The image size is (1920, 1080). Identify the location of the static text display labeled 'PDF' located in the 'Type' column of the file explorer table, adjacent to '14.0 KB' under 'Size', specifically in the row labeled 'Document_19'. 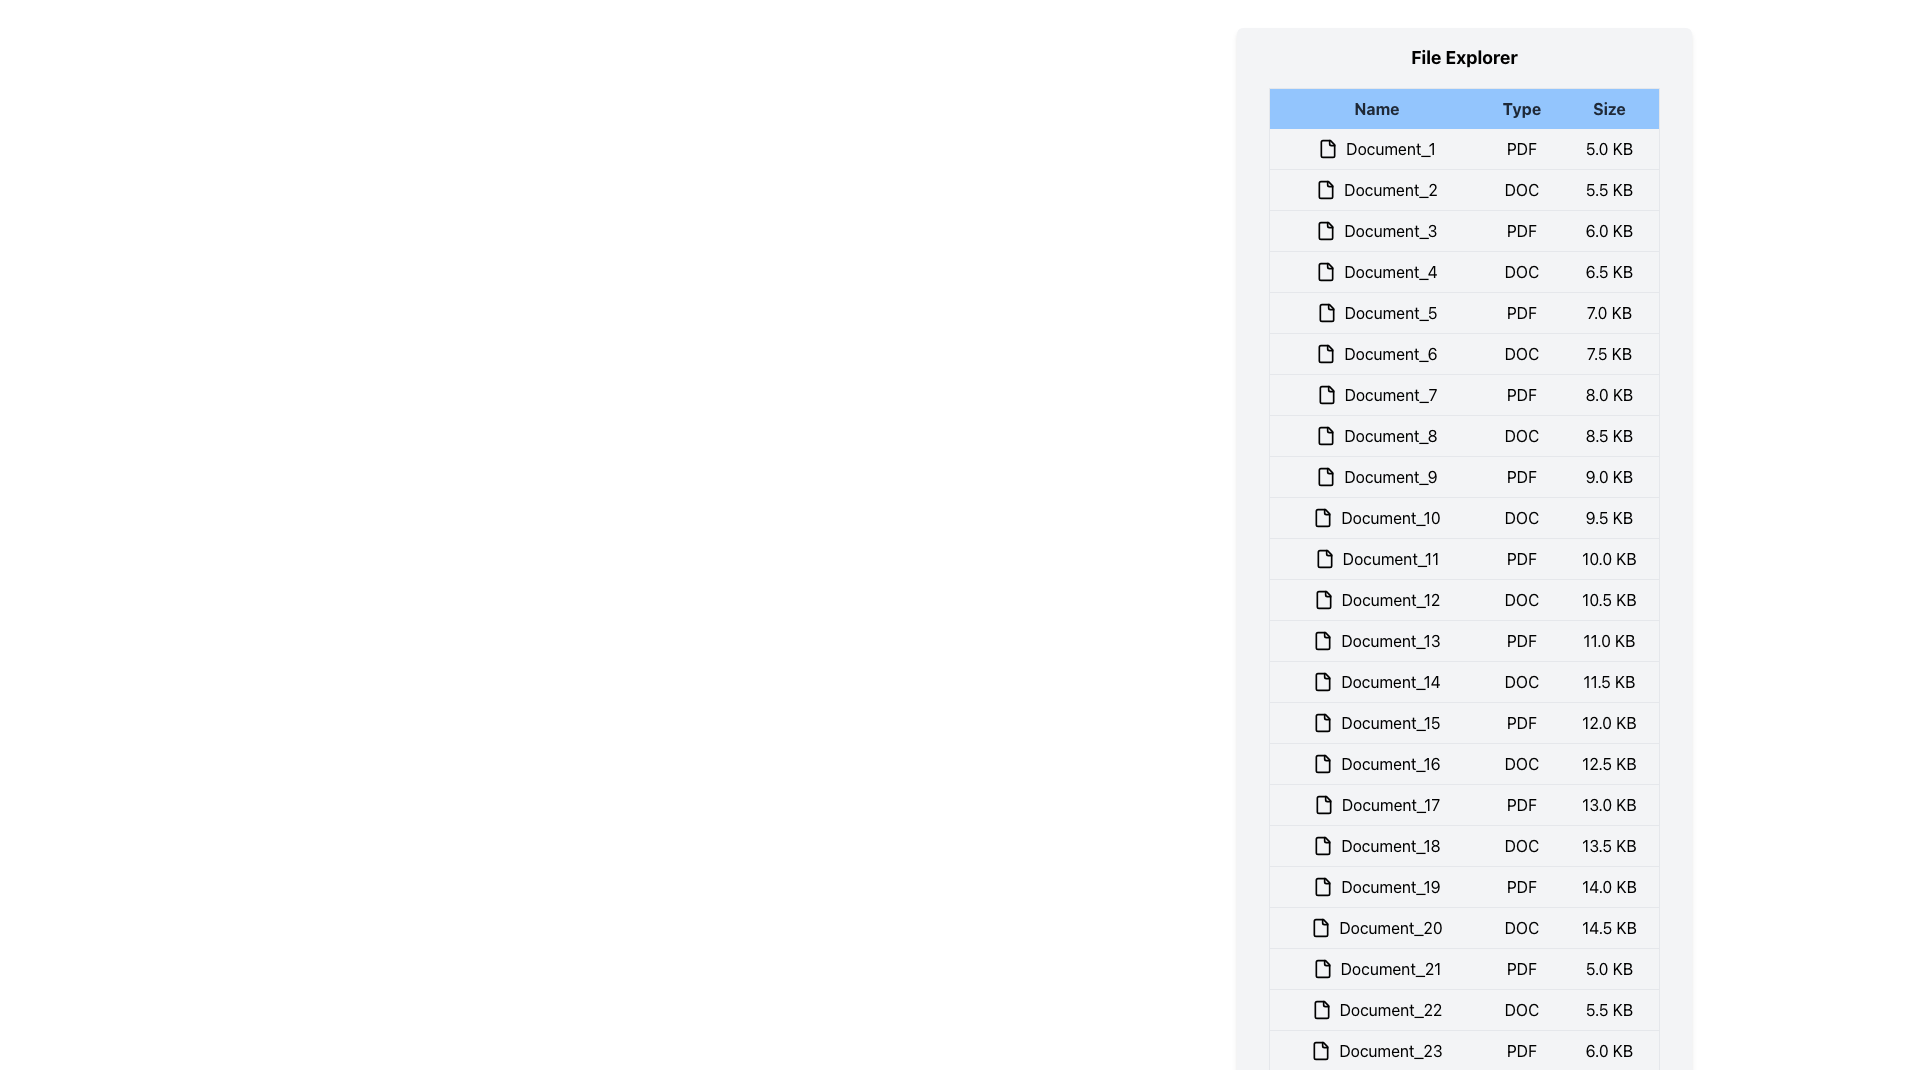
(1520, 886).